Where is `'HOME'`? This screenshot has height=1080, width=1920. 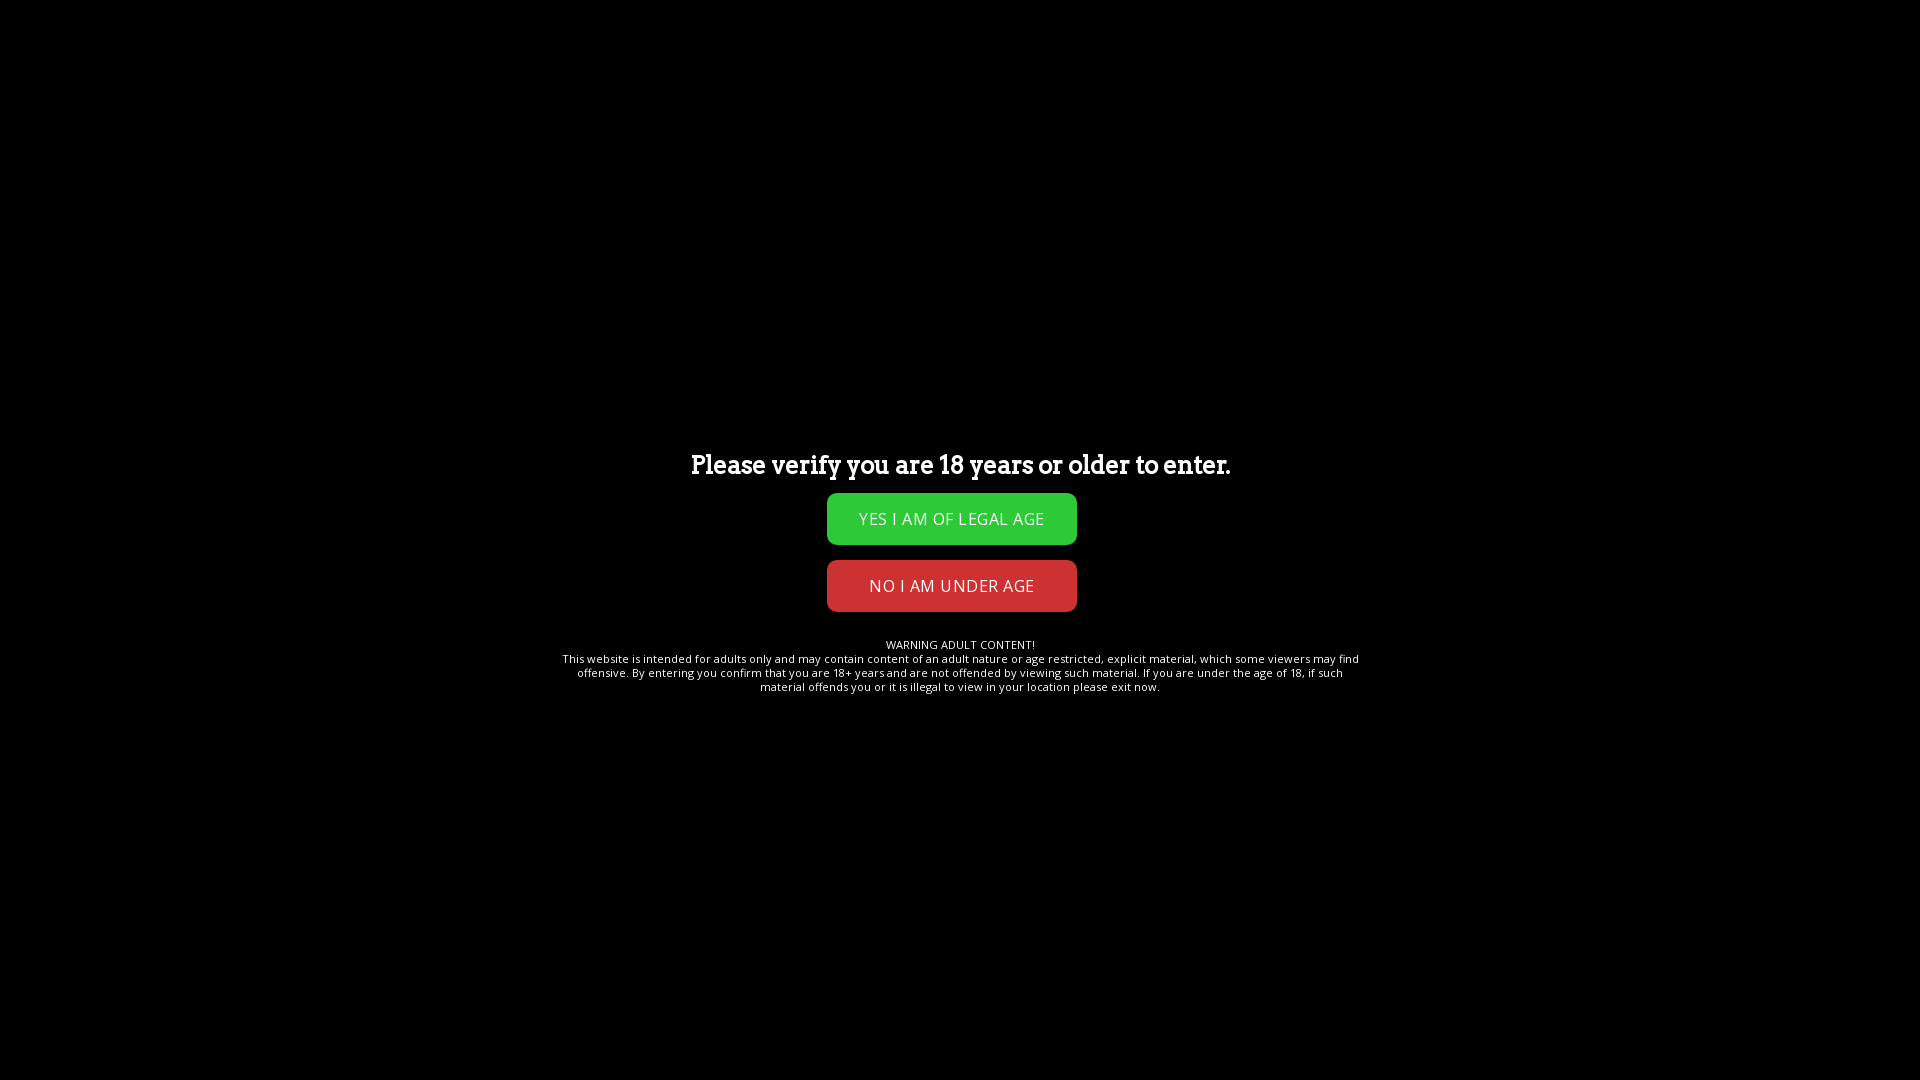
'HOME' is located at coordinates (86, 211).